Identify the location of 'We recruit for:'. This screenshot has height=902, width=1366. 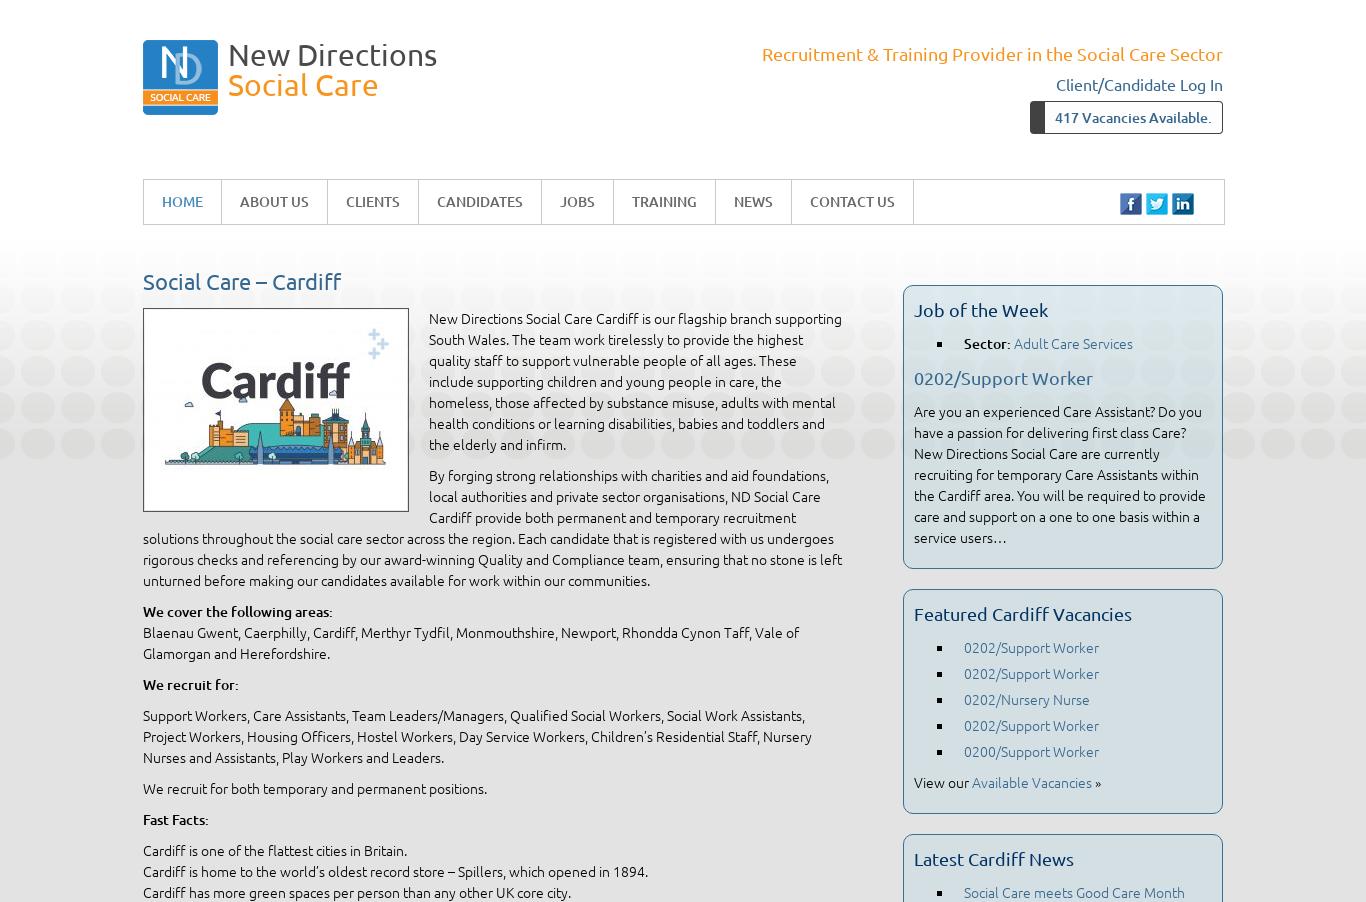
(189, 684).